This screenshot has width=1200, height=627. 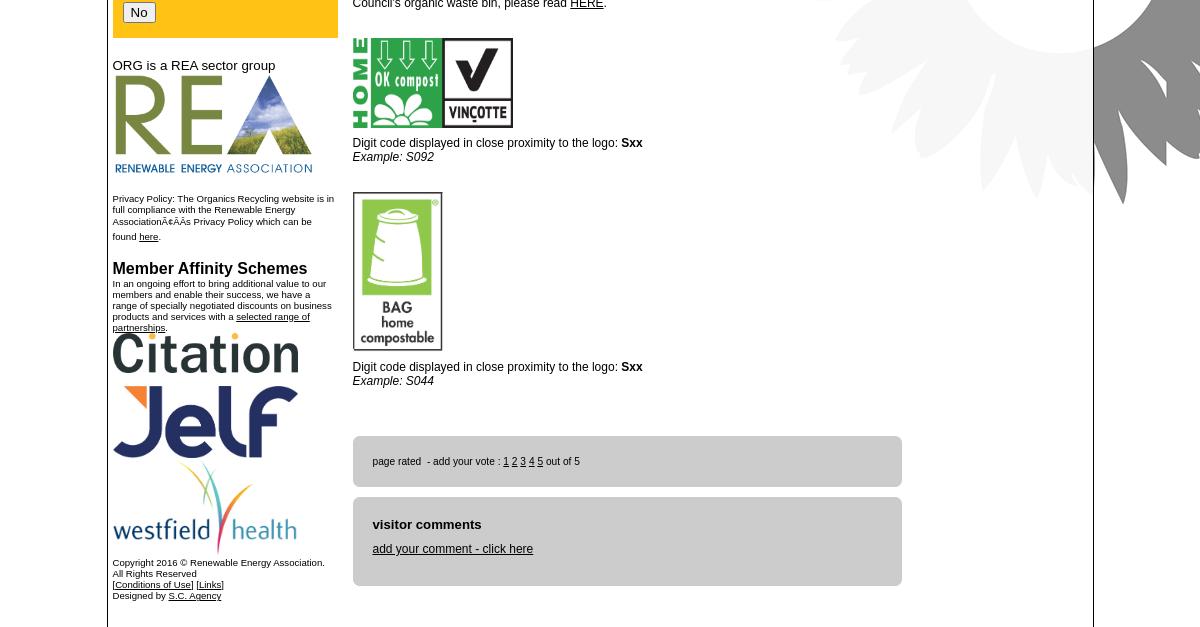 What do you see at coordinates (217, 567) in the screenshot?
I see `'Copyright 2016 © Renewable Energy Association. All Rights Reserved'` at bounding box center [217, 567].